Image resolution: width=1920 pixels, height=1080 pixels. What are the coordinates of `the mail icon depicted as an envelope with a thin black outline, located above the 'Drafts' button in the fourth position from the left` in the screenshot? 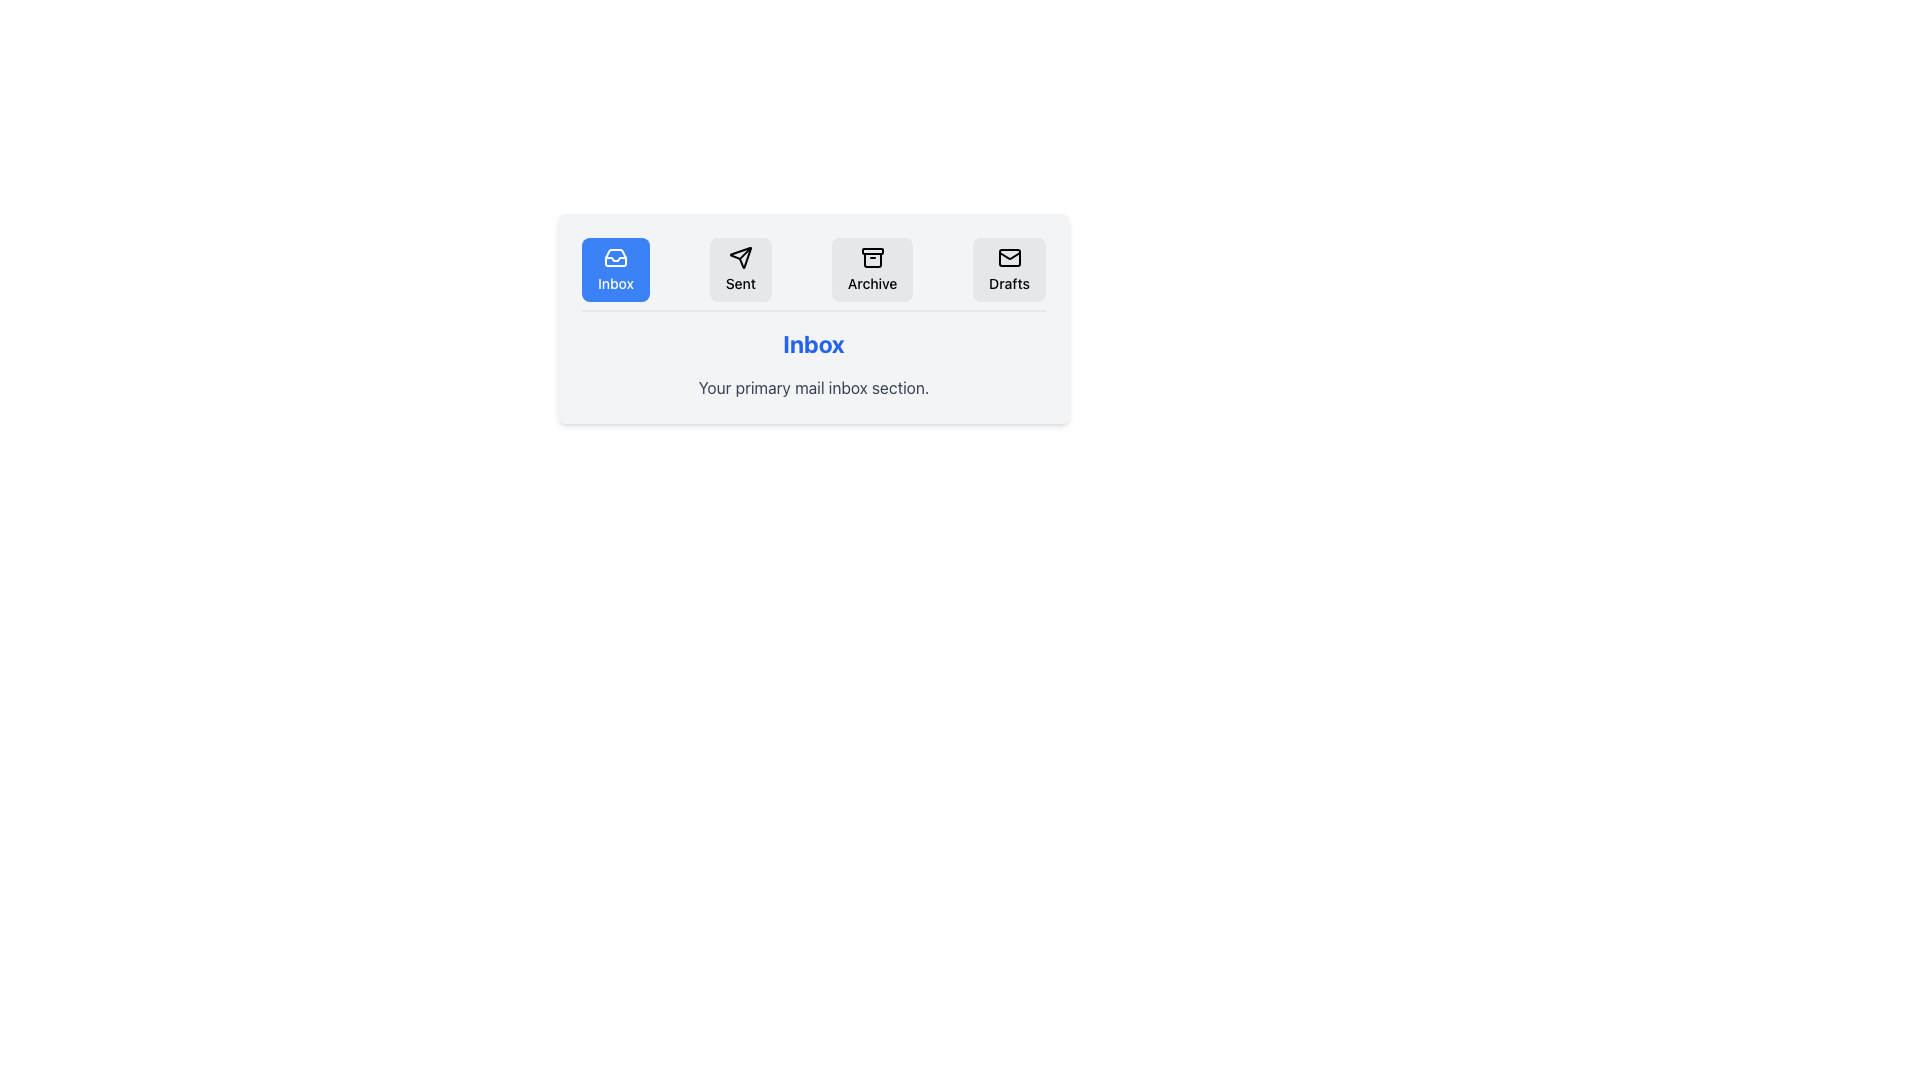 It's located at (1009, 257).